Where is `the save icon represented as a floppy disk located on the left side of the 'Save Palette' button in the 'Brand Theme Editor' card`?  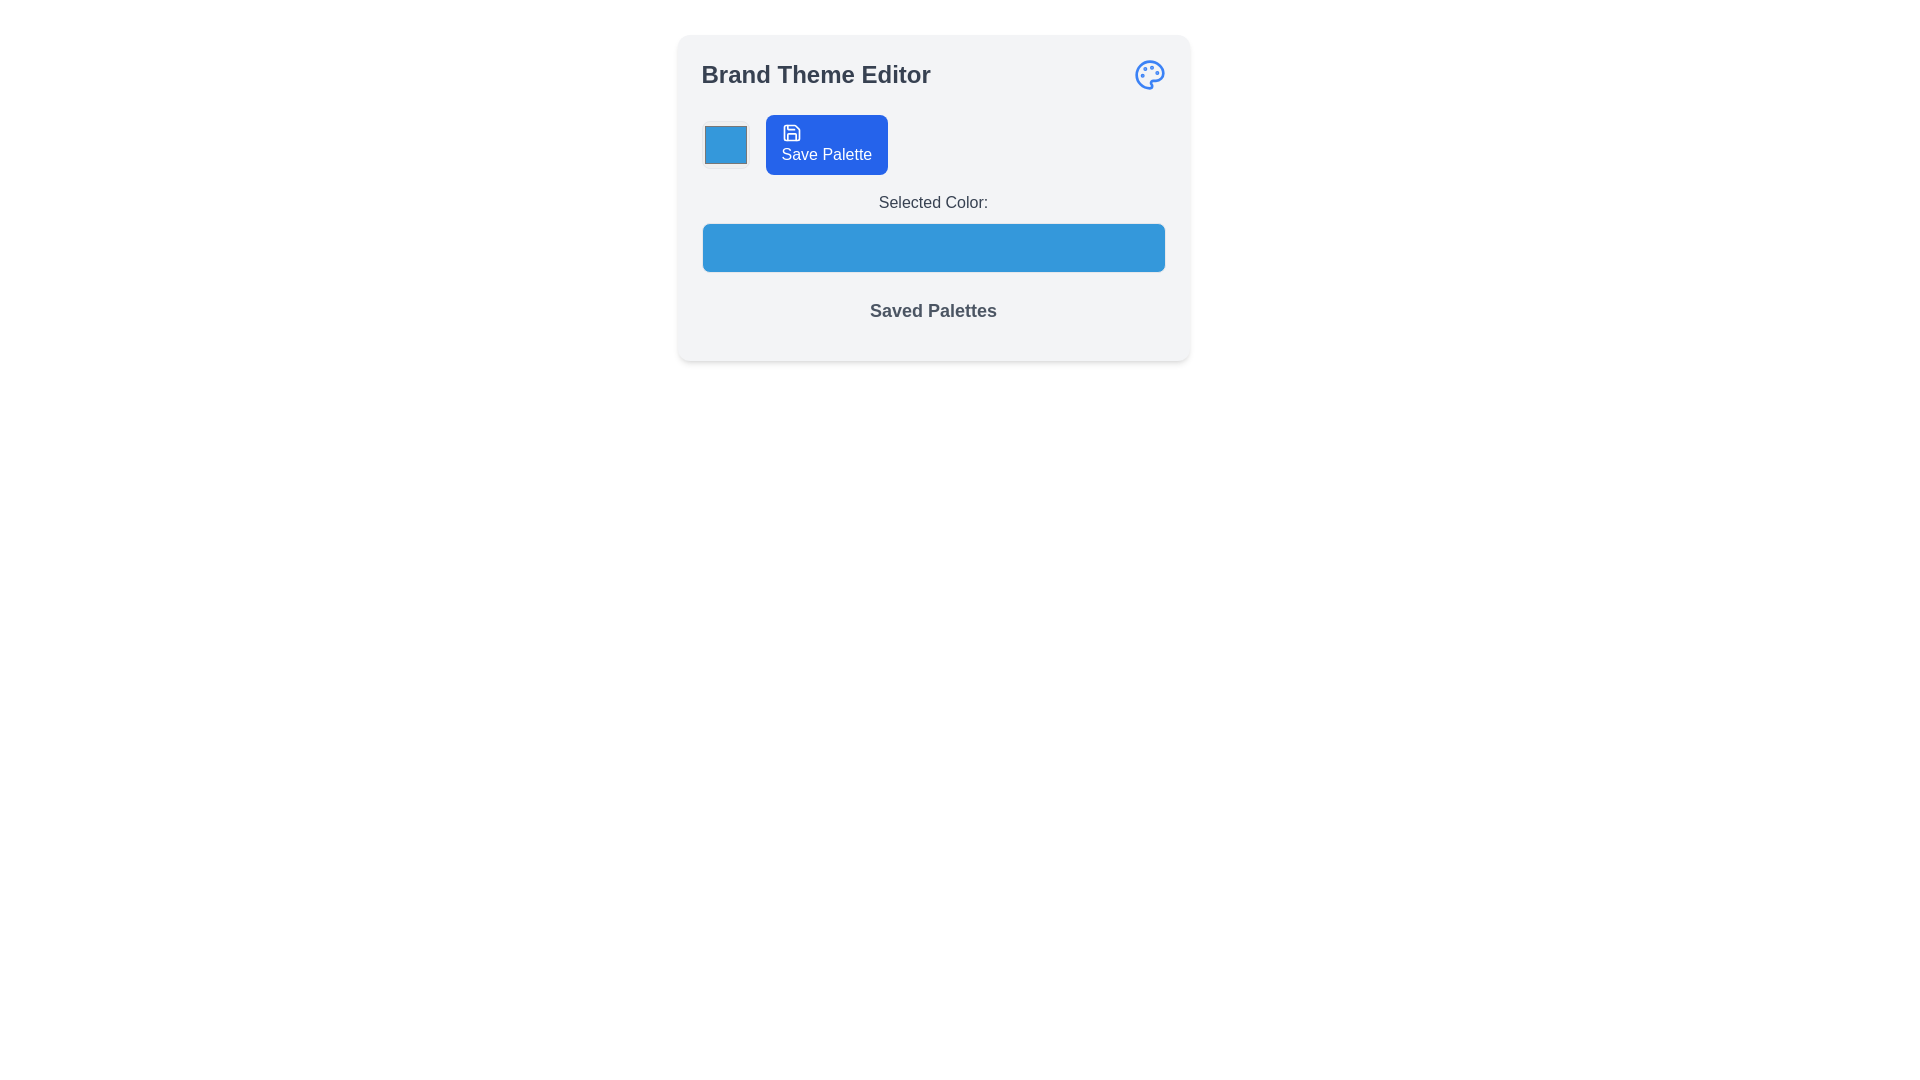 the save icon represented as a floppy disk located on the left side of the 'Save Palette' button in the 'Brand Theme Editor' card is located at coordinates (790, 132).